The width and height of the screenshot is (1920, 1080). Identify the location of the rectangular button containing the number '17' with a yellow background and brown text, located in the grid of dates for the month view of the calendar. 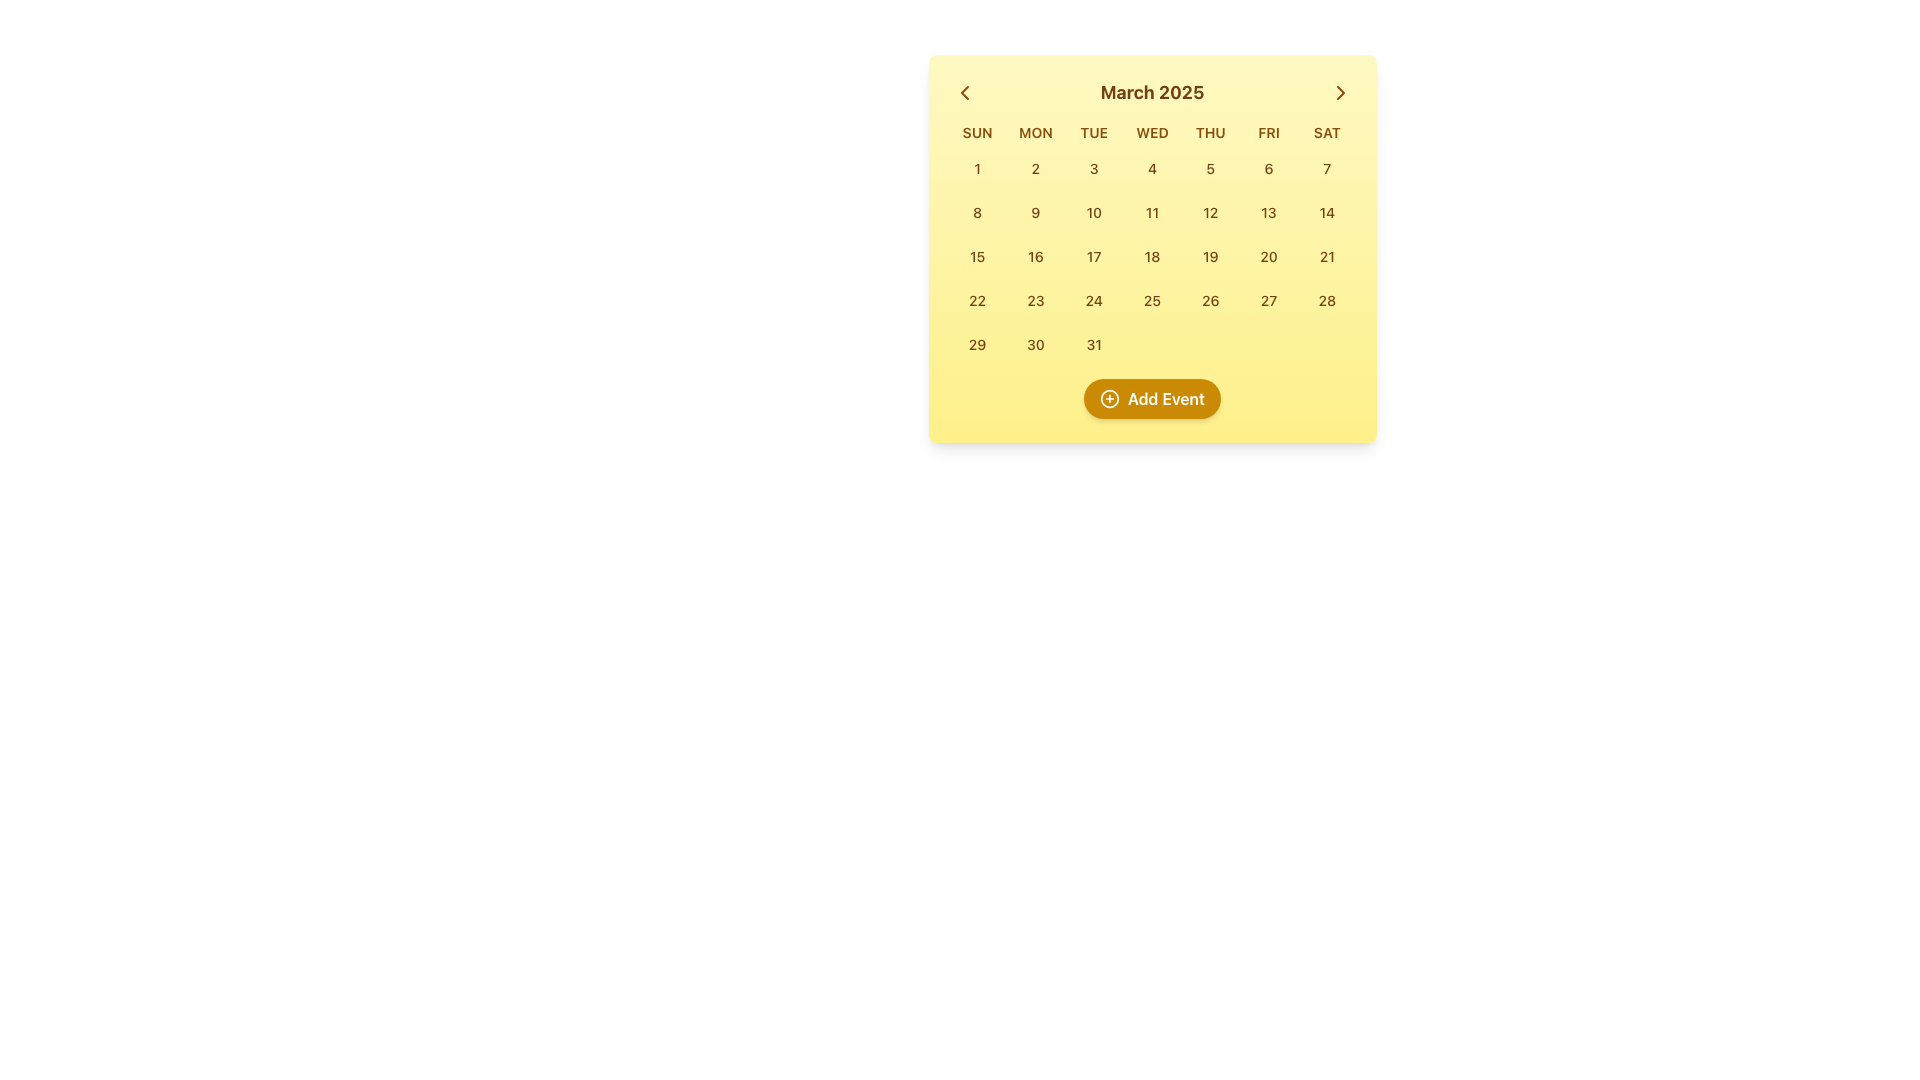
(1093, 256).